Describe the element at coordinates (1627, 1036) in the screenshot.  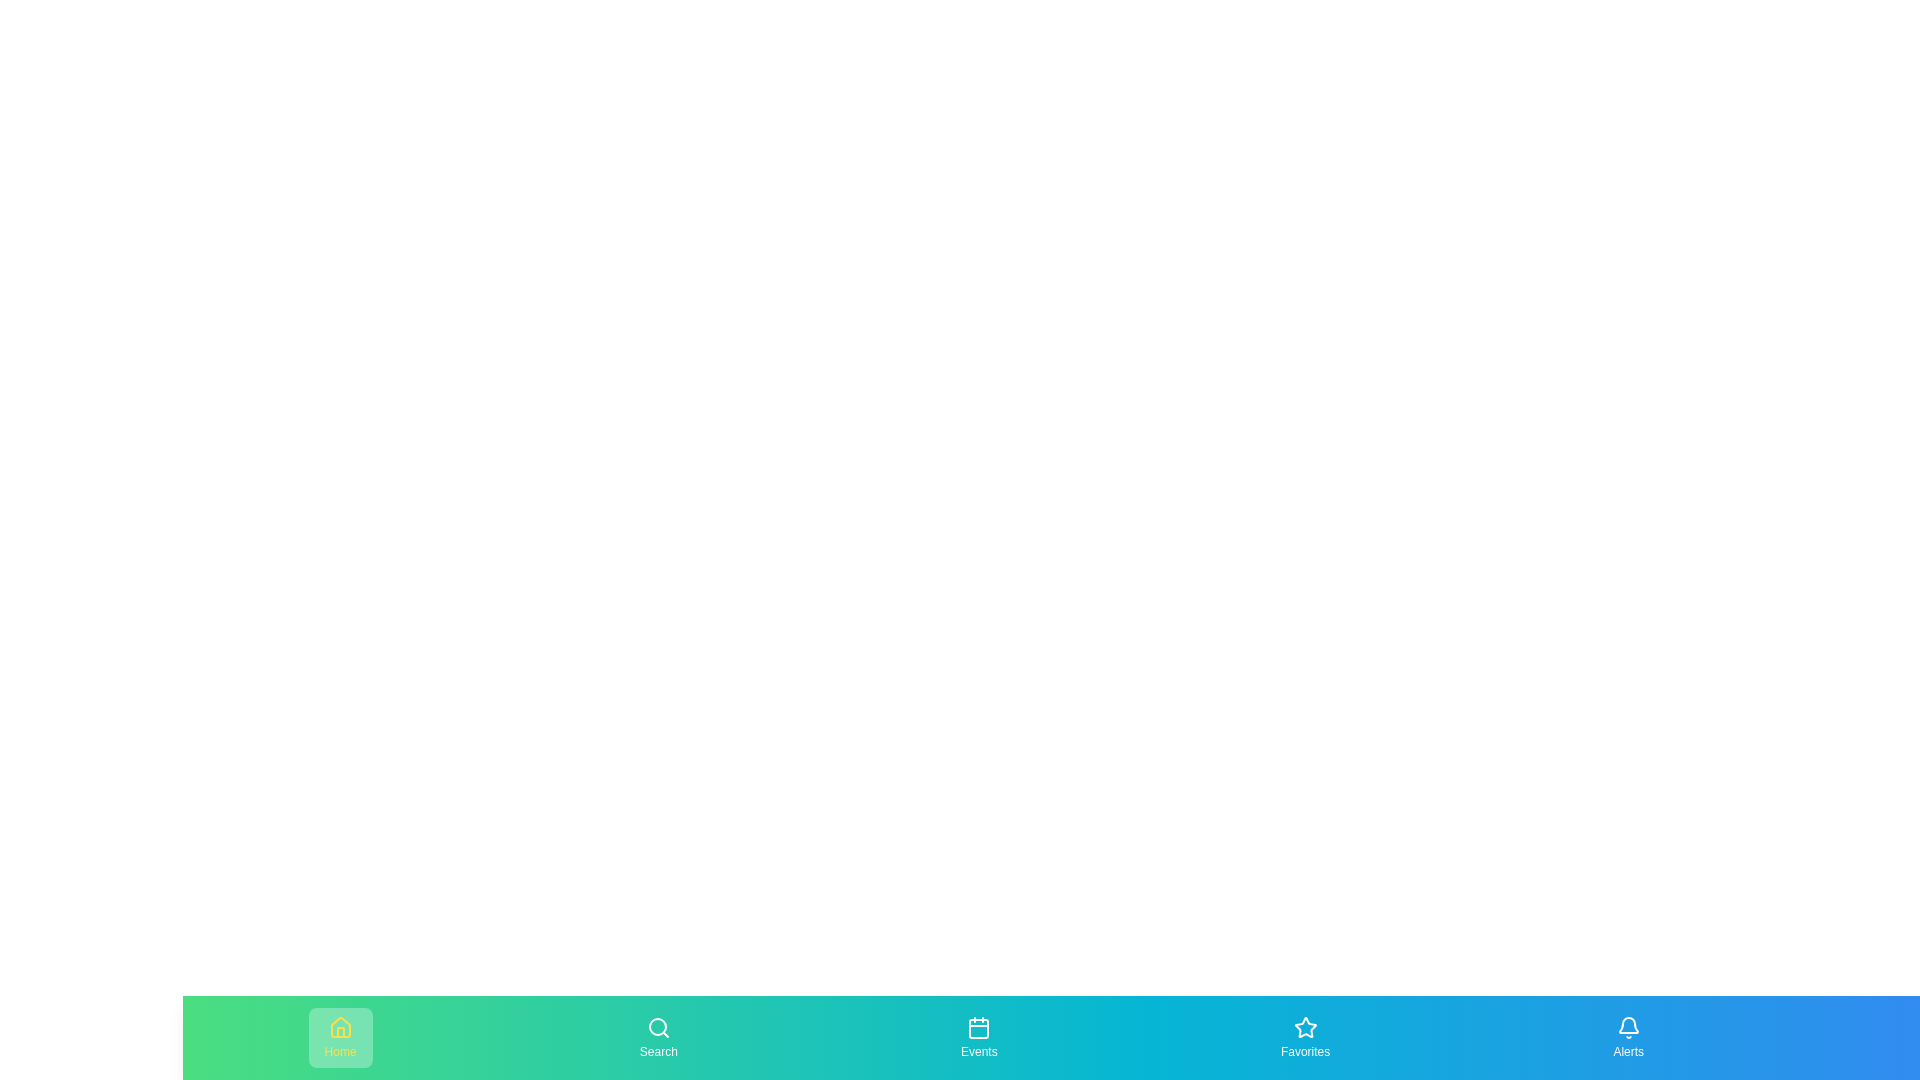
I see `the navigation item Alerts` at that location.